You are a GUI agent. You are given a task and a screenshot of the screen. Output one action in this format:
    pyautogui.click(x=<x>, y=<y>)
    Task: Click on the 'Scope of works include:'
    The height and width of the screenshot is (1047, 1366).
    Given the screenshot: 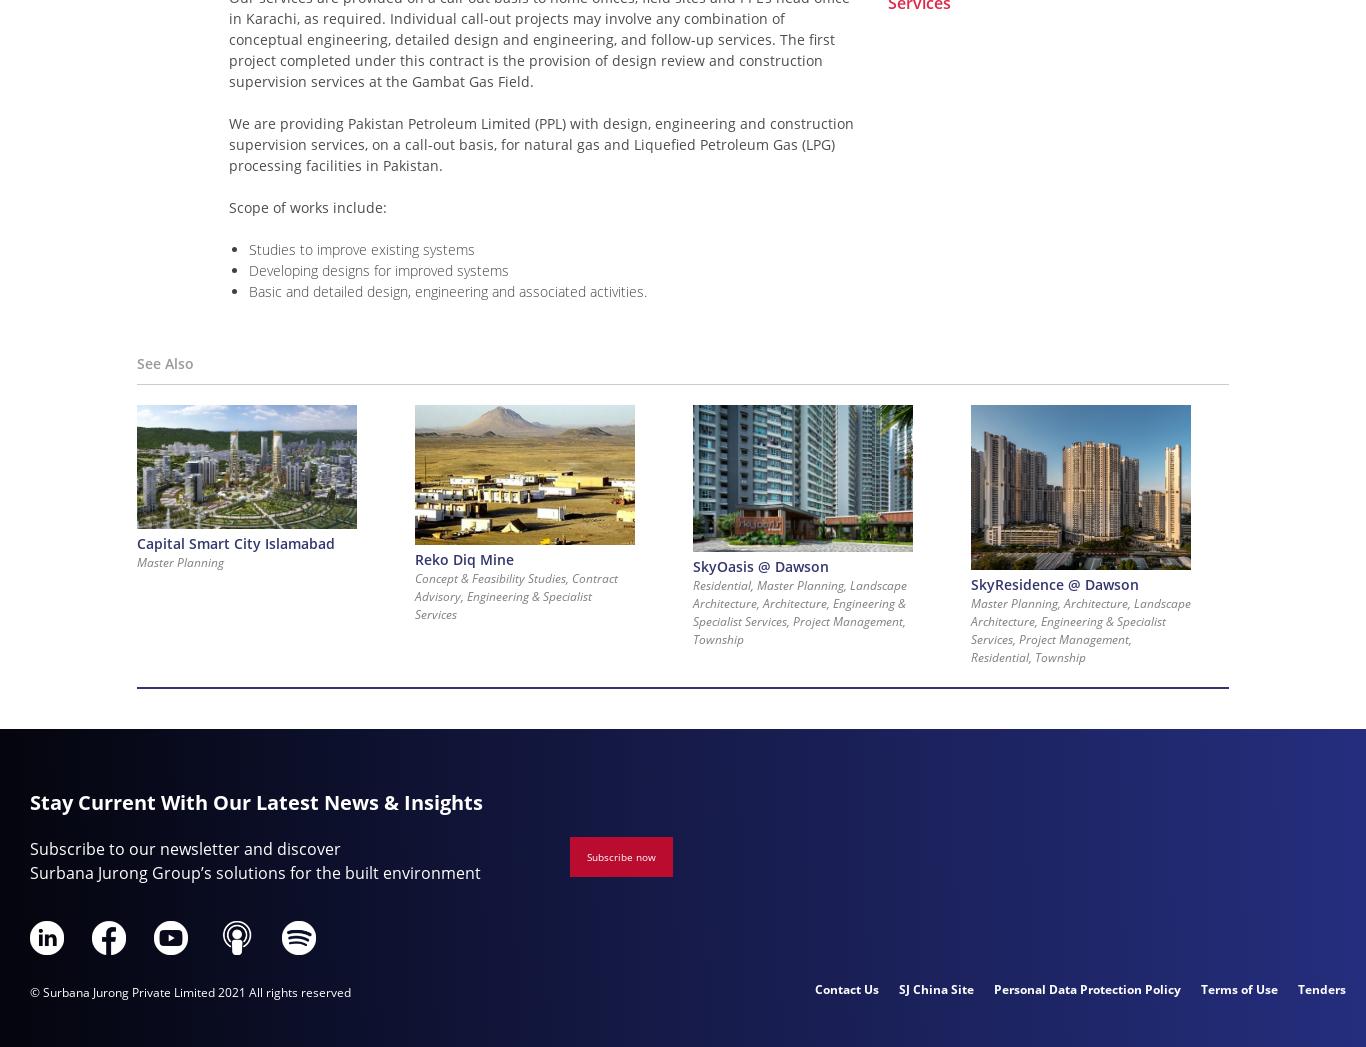 What is the action you would take?
    pyautogui.click(x=308, y=206)
    